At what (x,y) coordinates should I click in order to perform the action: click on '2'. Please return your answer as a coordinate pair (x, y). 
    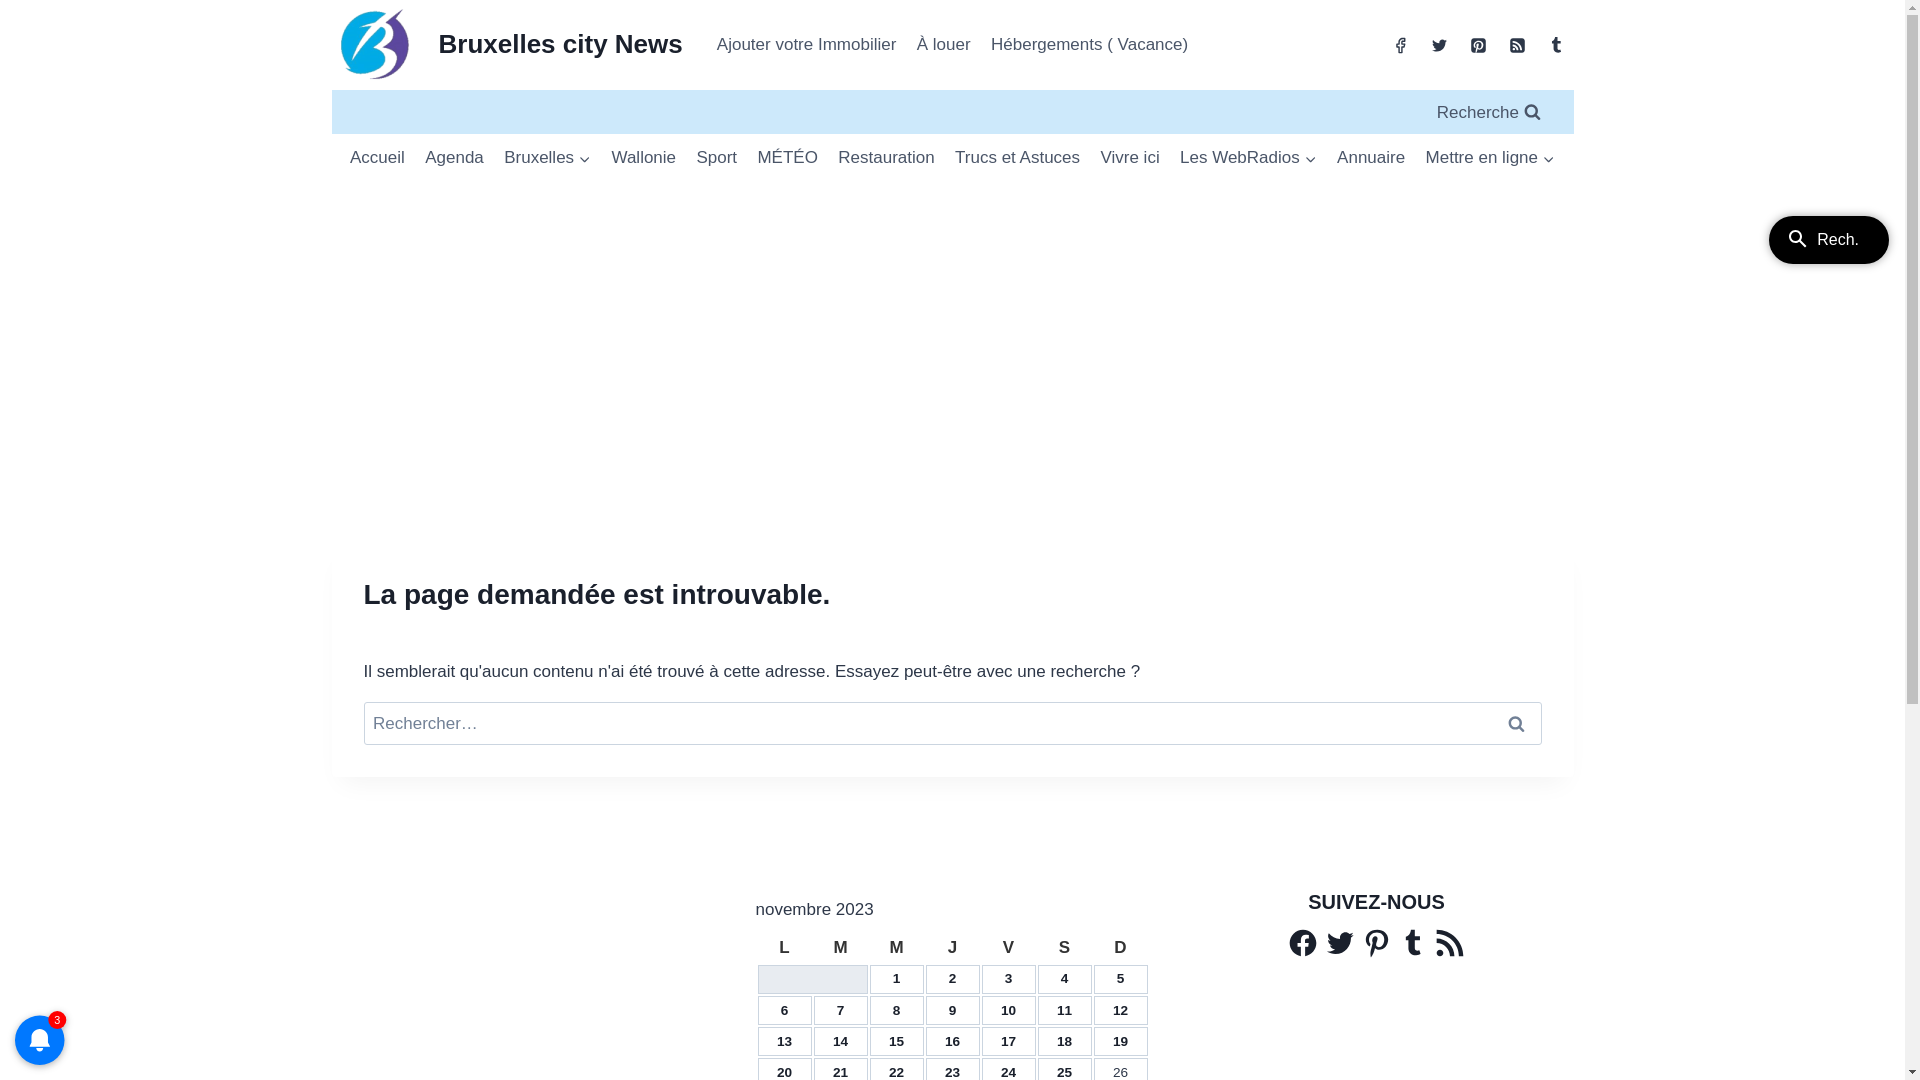
    Looking at the image, I should click on (952, 977).